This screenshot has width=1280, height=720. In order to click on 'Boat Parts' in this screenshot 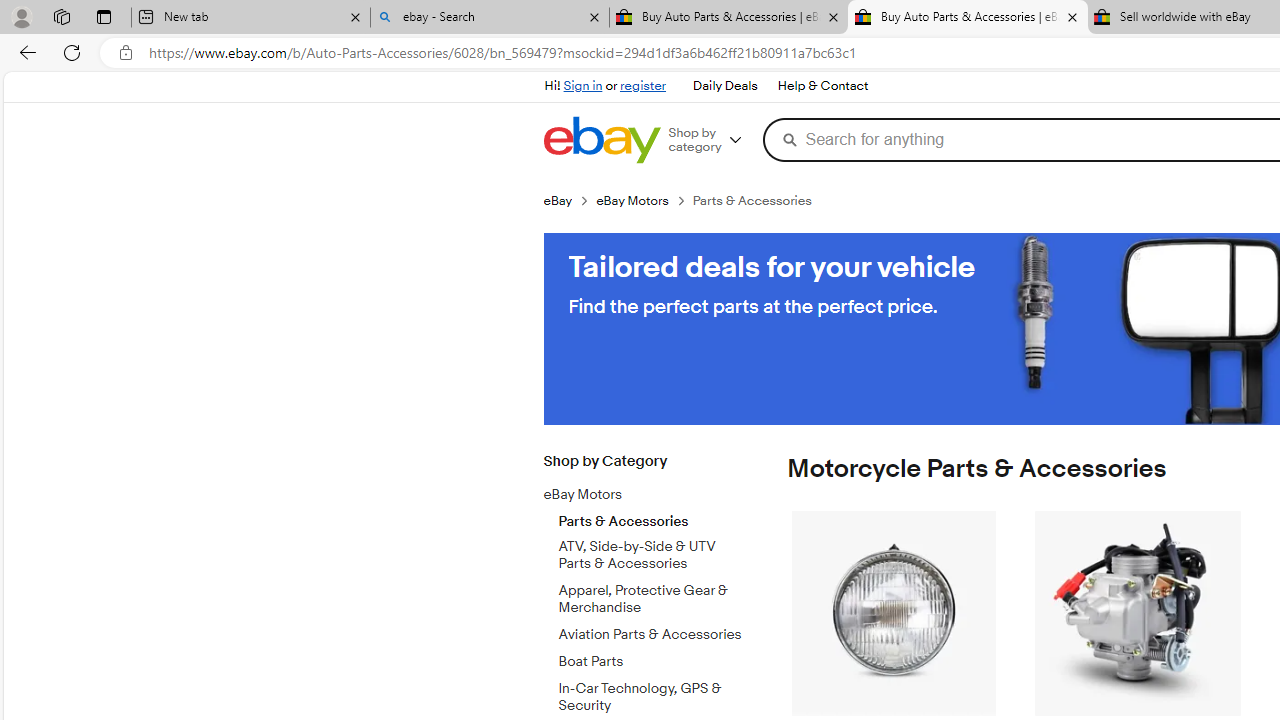, I will do `click(653, 662)`.